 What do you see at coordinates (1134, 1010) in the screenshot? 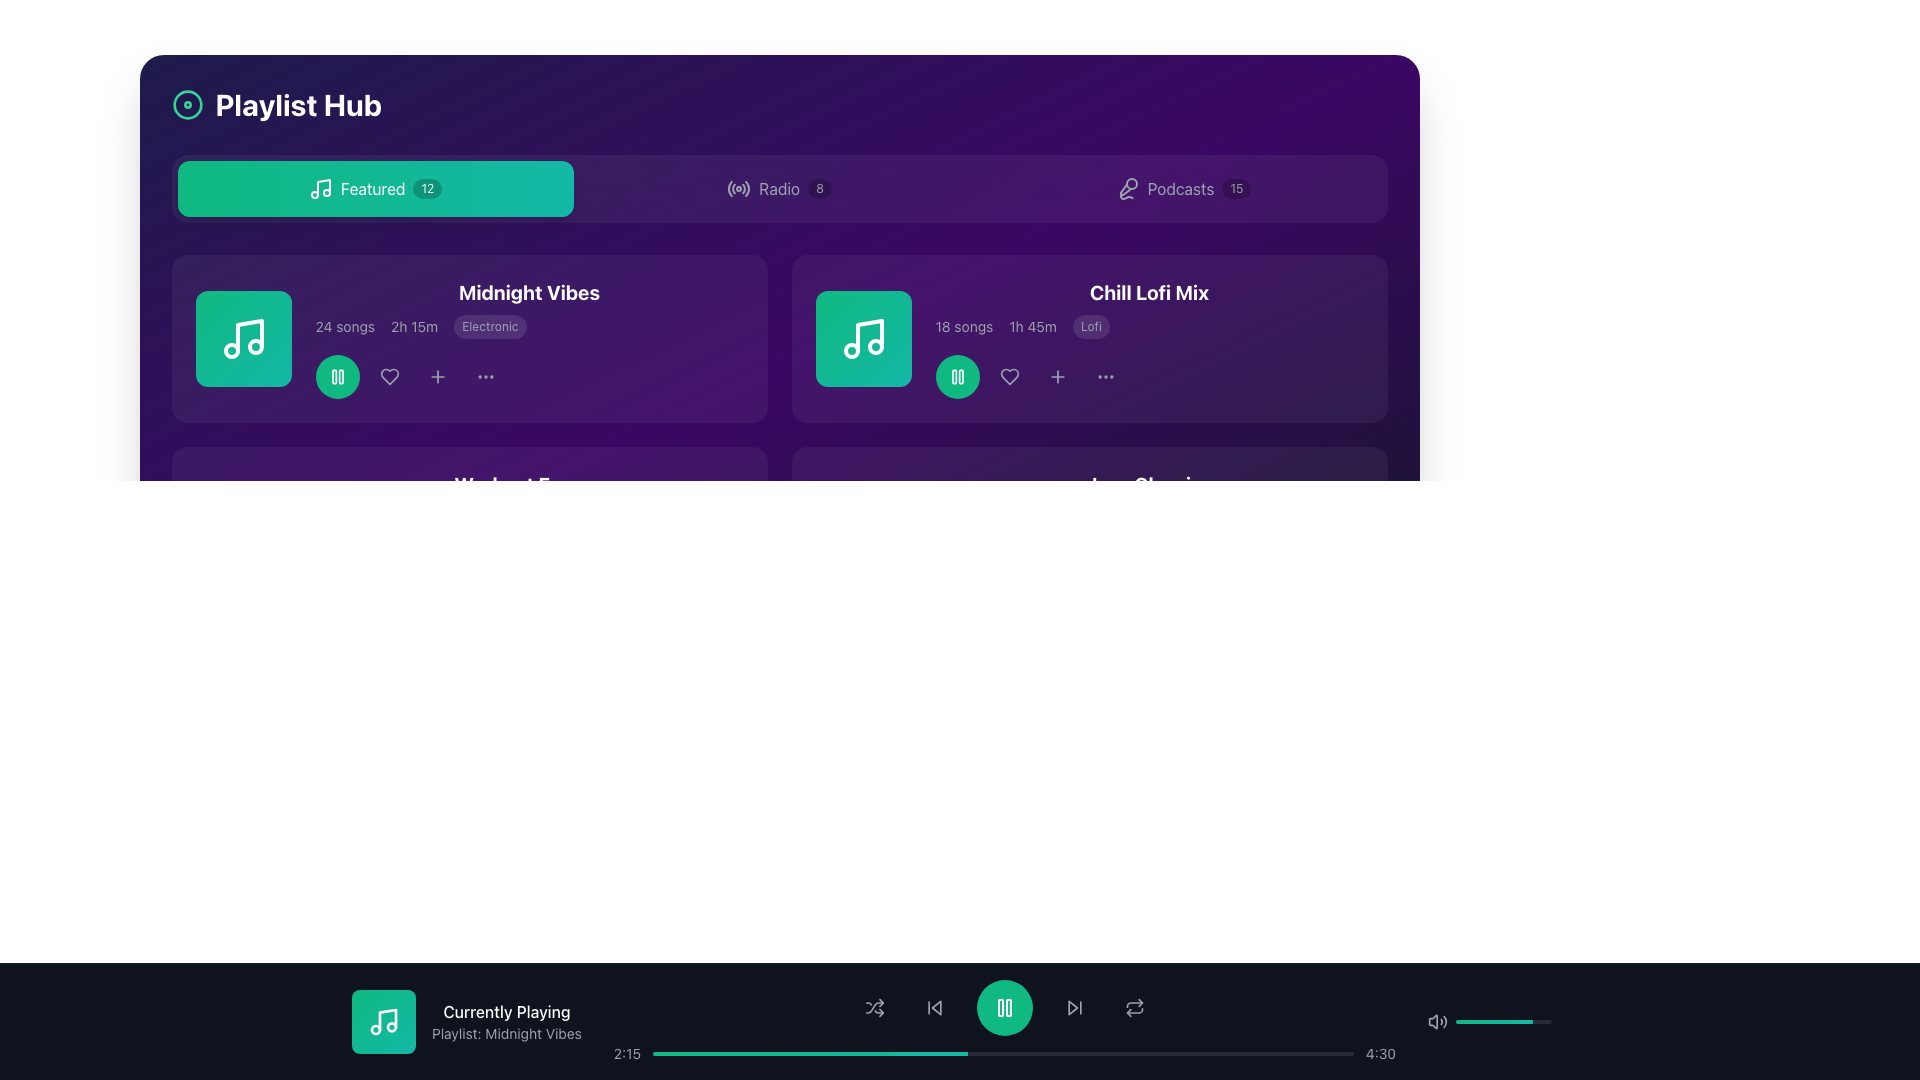
I see `the playback control icon at the rightmost end of the playback controls` at bounding box center [1134, 1010].